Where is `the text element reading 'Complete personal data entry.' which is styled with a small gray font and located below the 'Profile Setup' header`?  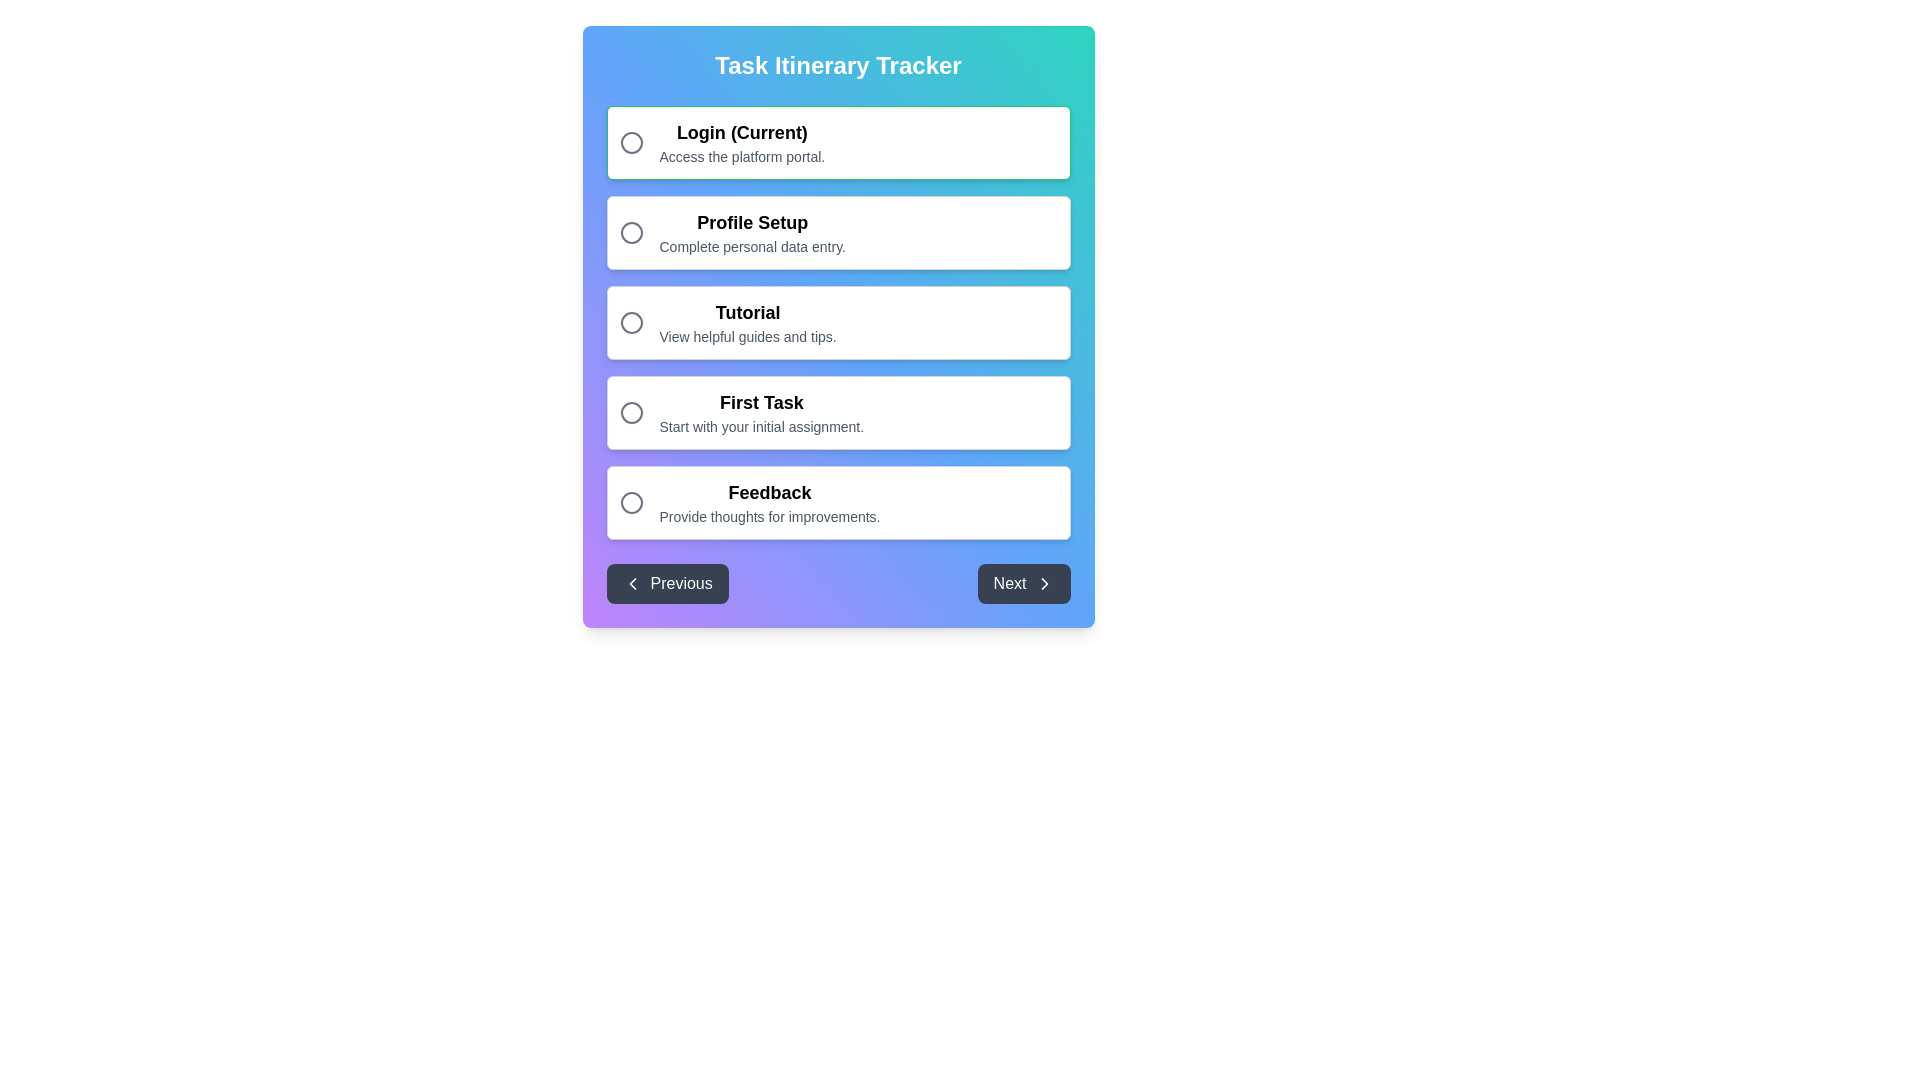
the text element reading 'Complete personal data entry.' which is styled with a small gray font and located below the 'Profile Setup' header is located at coordinates (751, 245).